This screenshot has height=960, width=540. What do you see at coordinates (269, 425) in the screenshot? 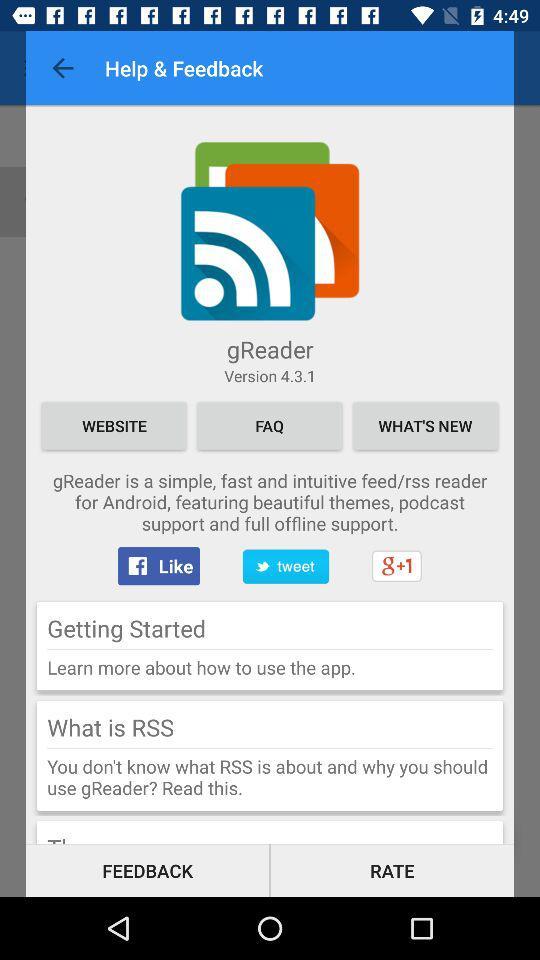
I see `icon to the left of what's new icon` at bounding box center [269, 425].